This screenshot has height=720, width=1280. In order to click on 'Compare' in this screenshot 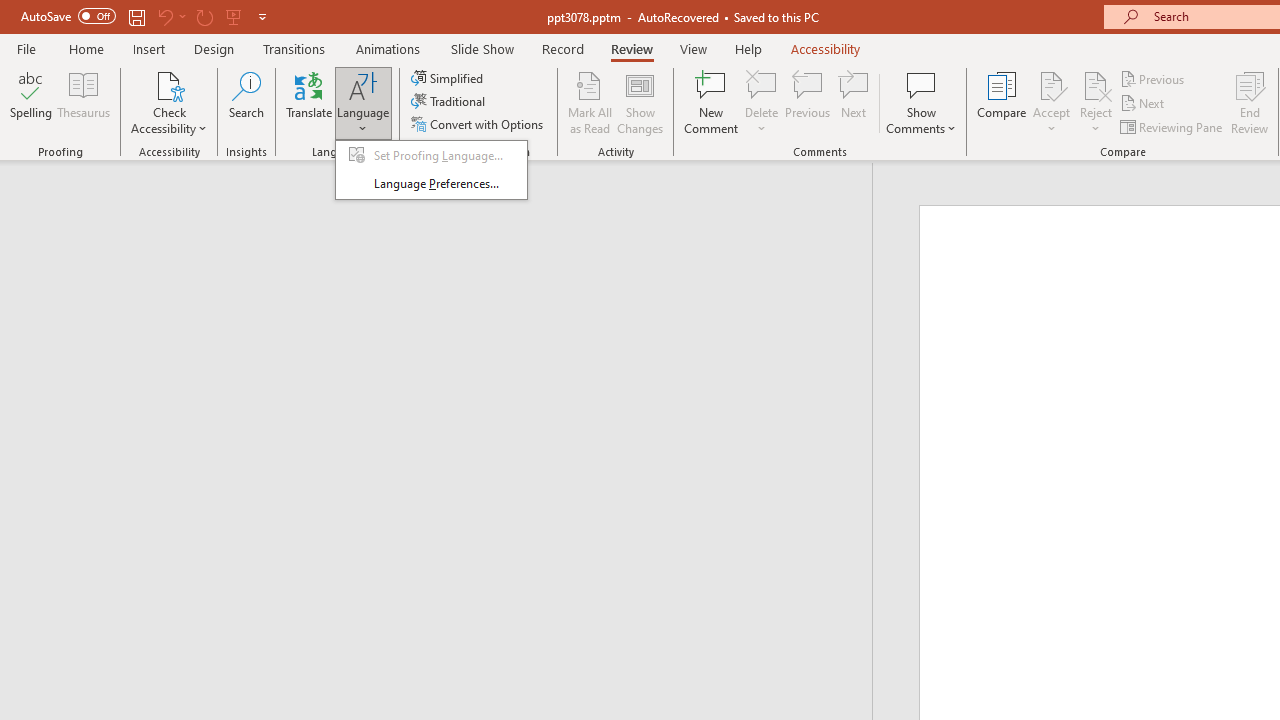, I will do `click(1002, 103)`.